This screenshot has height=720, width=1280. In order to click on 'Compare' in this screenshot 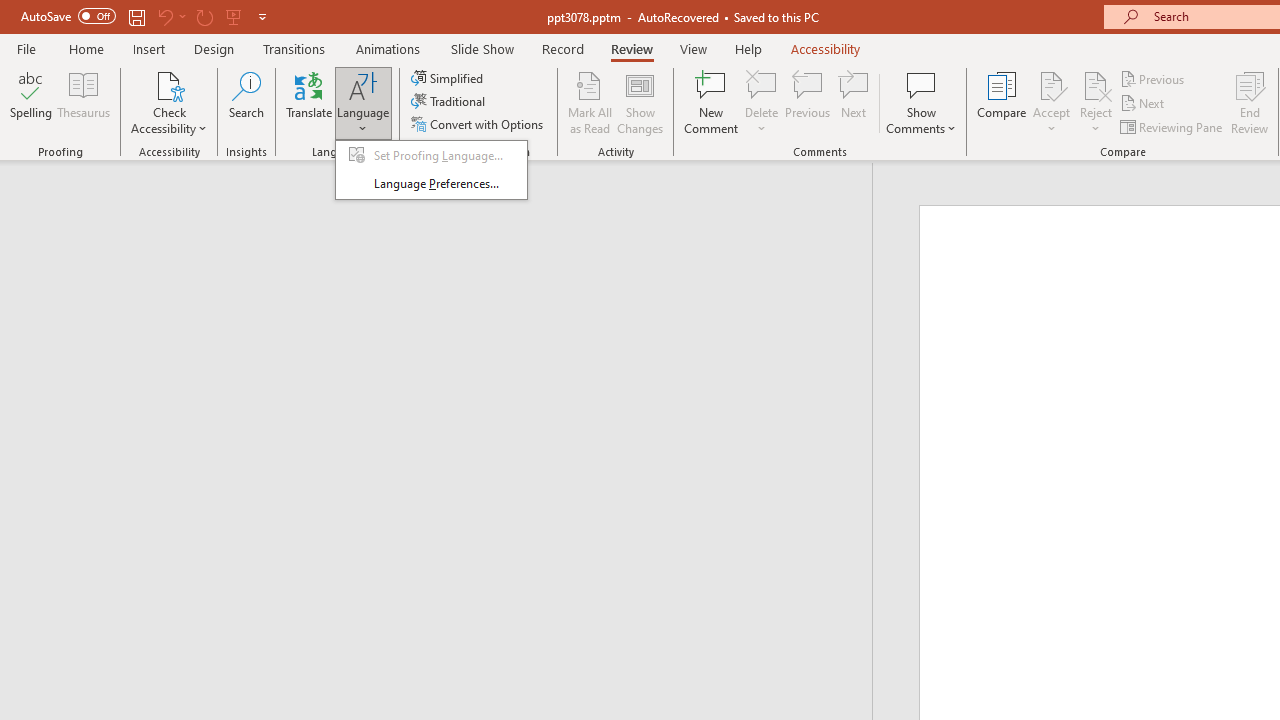, I will do `click(1002, 103)`.